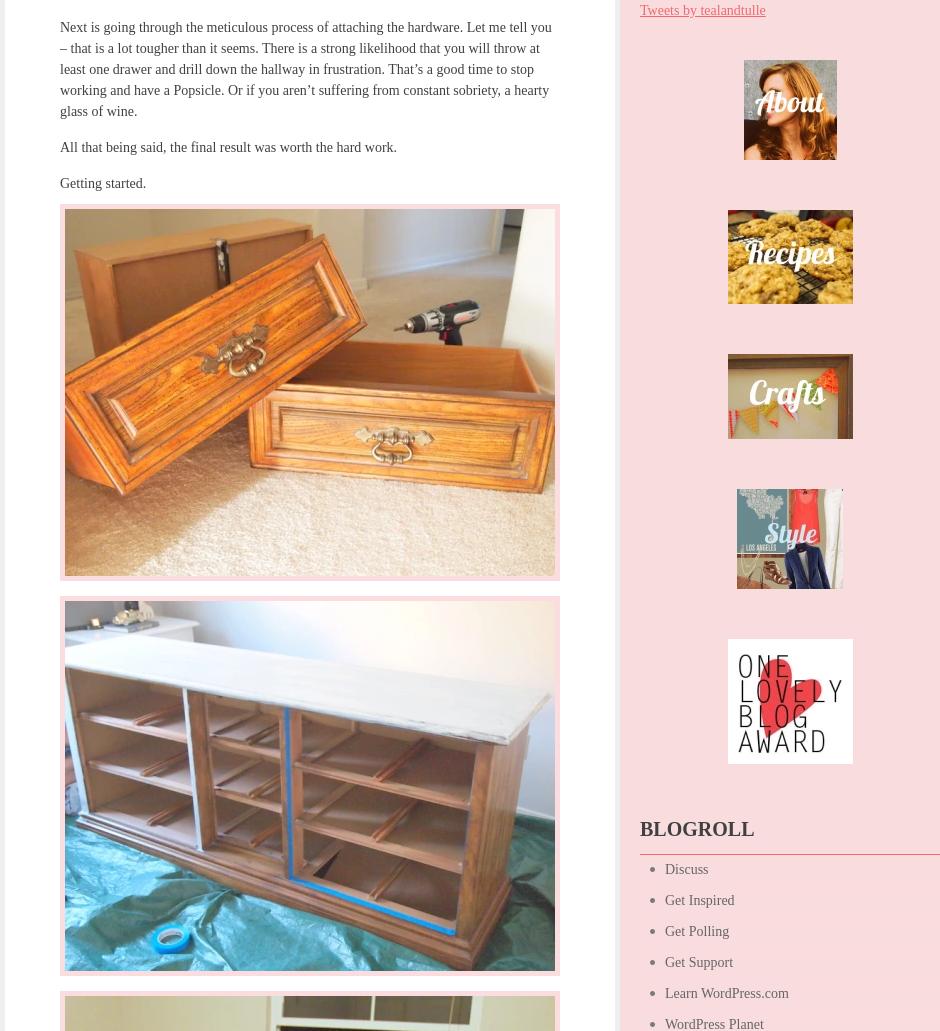 Image resolution: width=940 pixels, height=1031 pixels. Describe the element at coordinates (726, 992) in the screenshot. I see `'Learn WordPress.com'` at that location.